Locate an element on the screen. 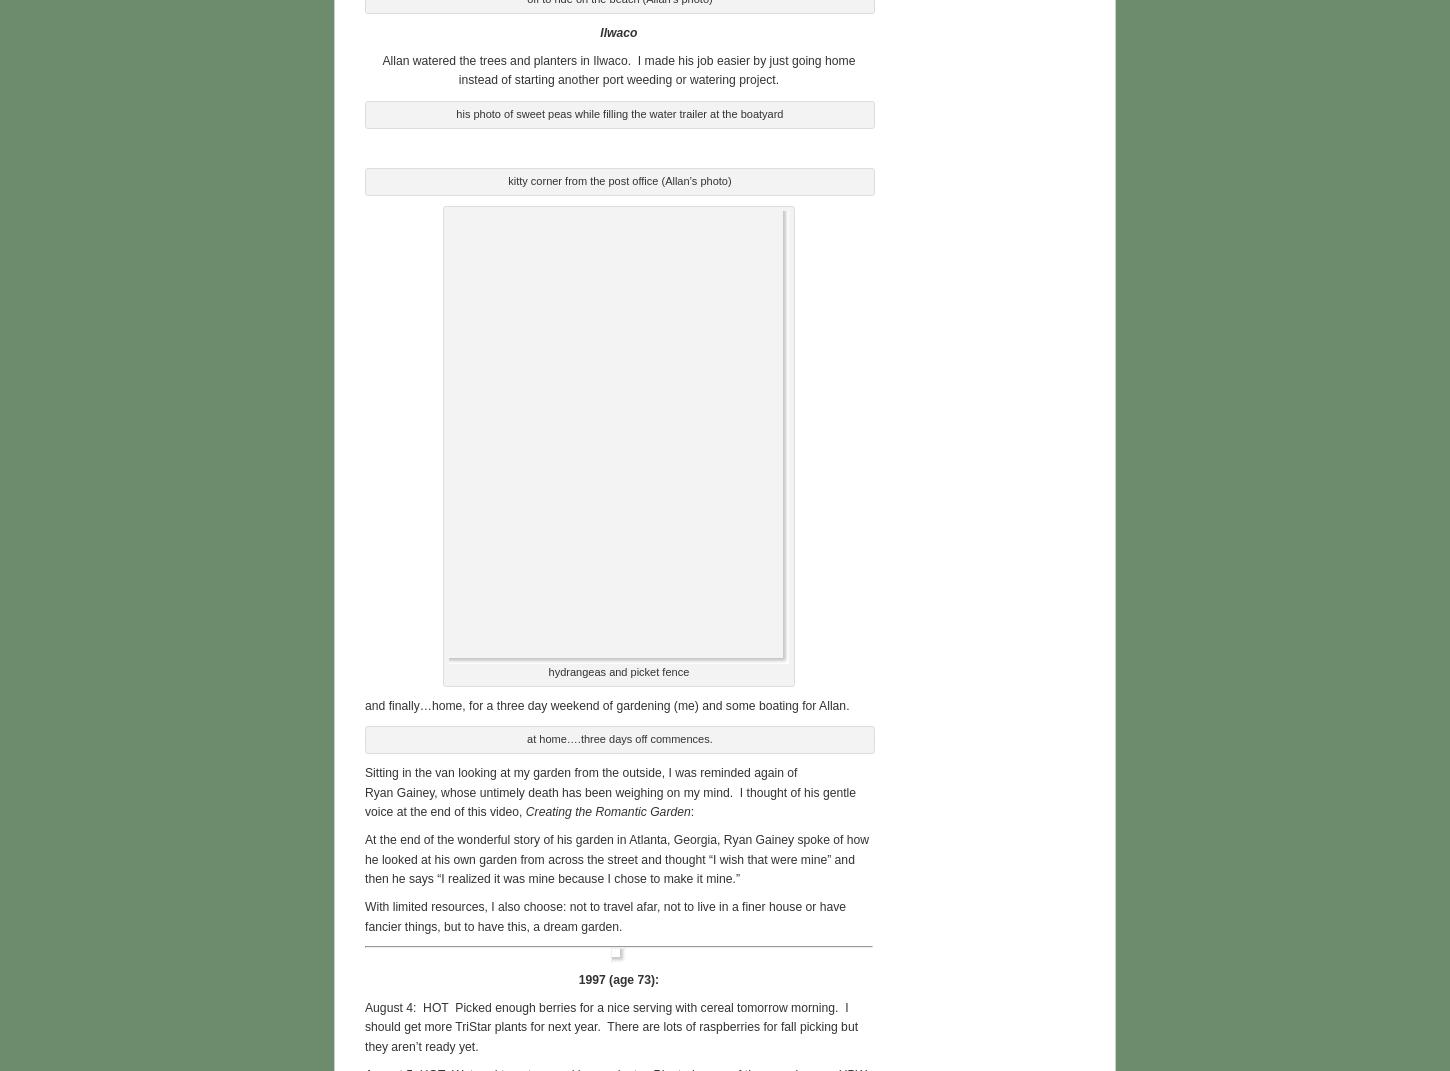  'his photo of sweet peas while filling the water trailer at the boatyard' is located at coordinates (618, 110).